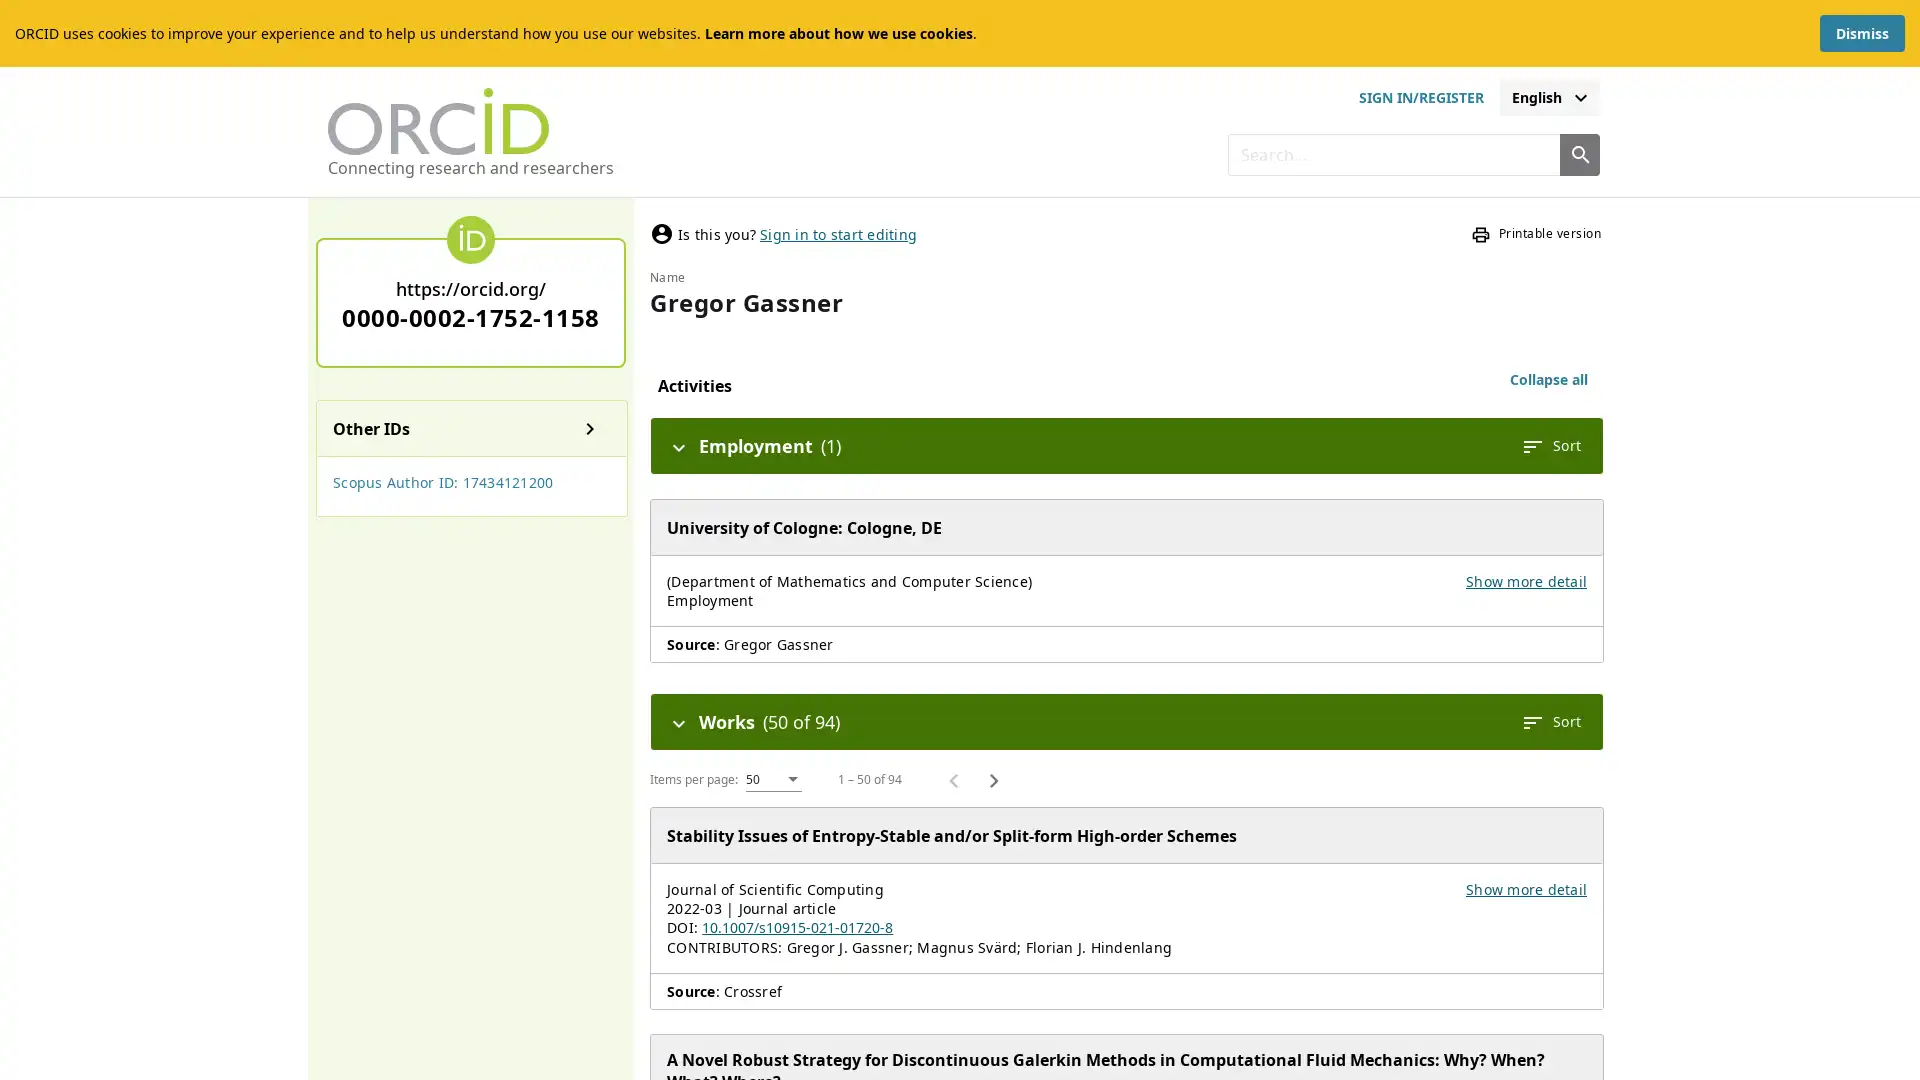  Describe the element at coordinates (953, 778) in the screenshot. I see `Previous page` at that location.